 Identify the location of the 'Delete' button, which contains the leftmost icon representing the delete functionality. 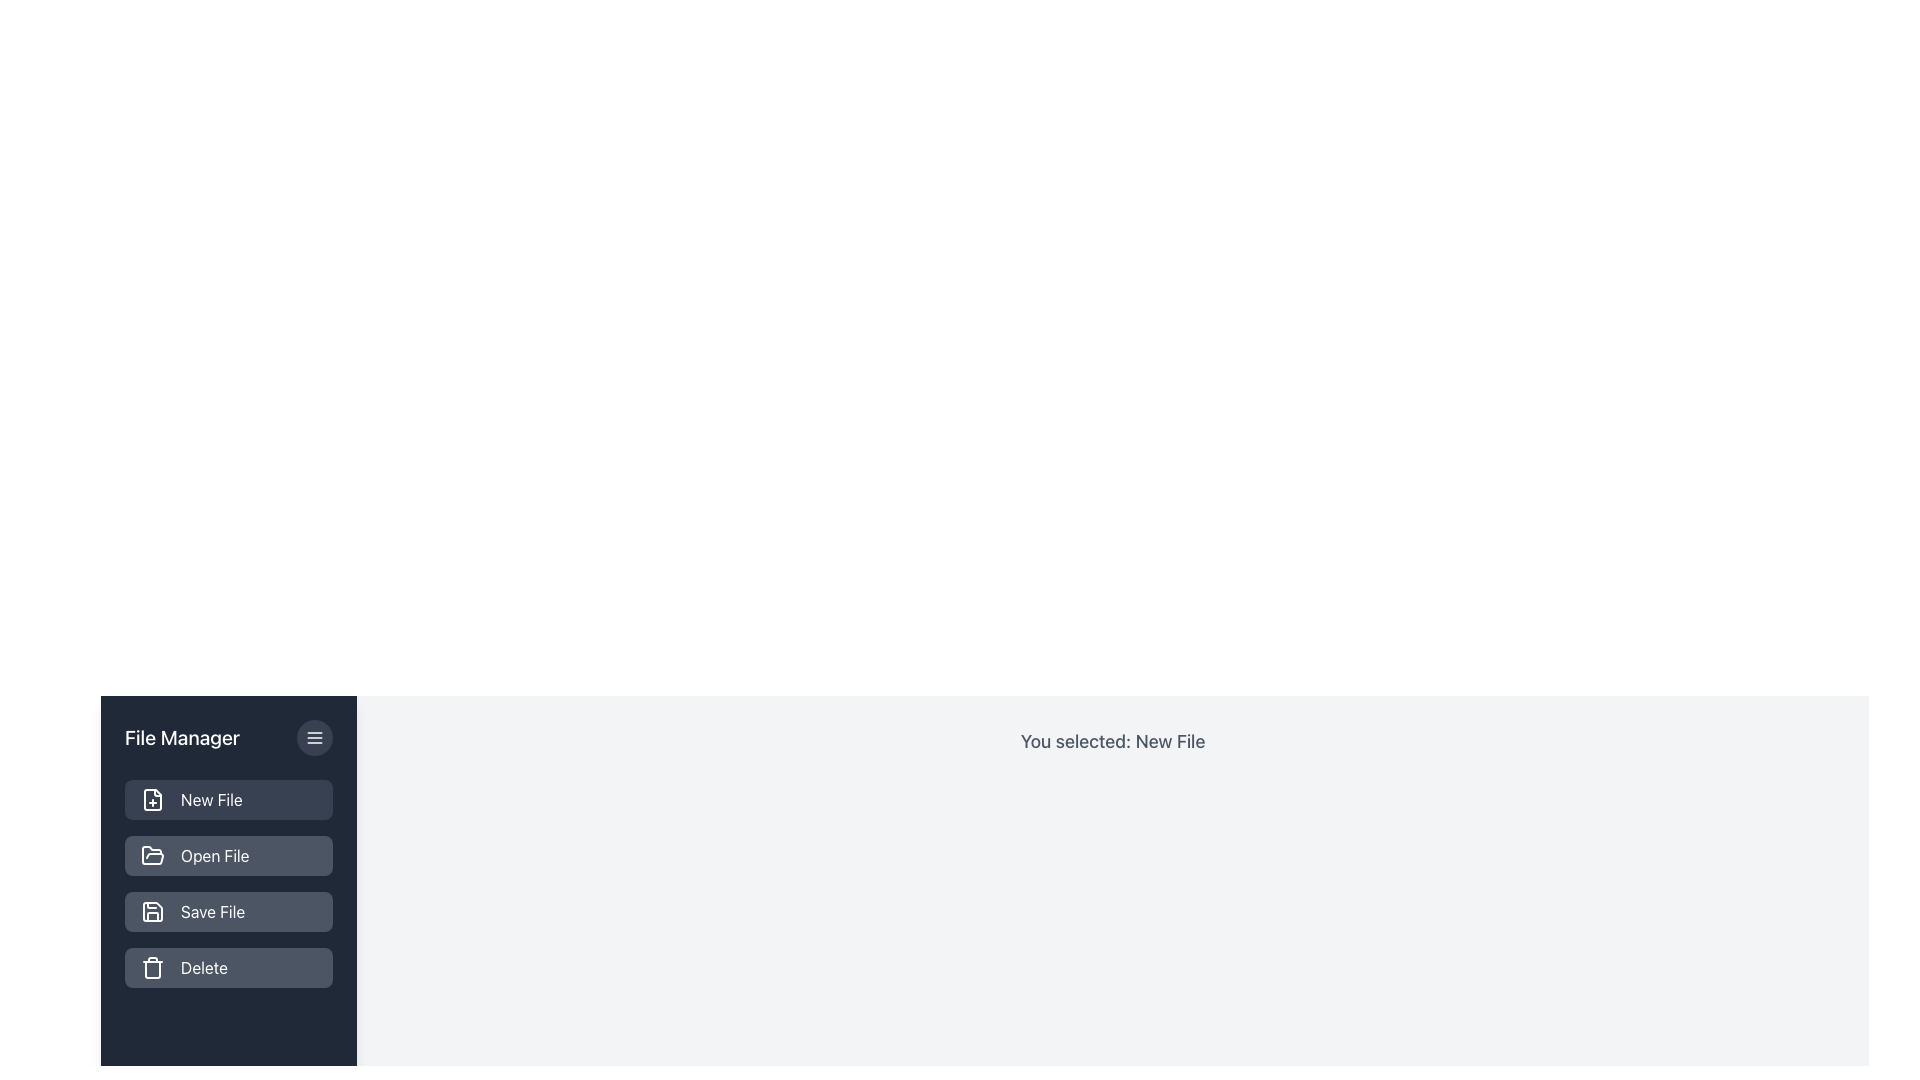
(152, 967).